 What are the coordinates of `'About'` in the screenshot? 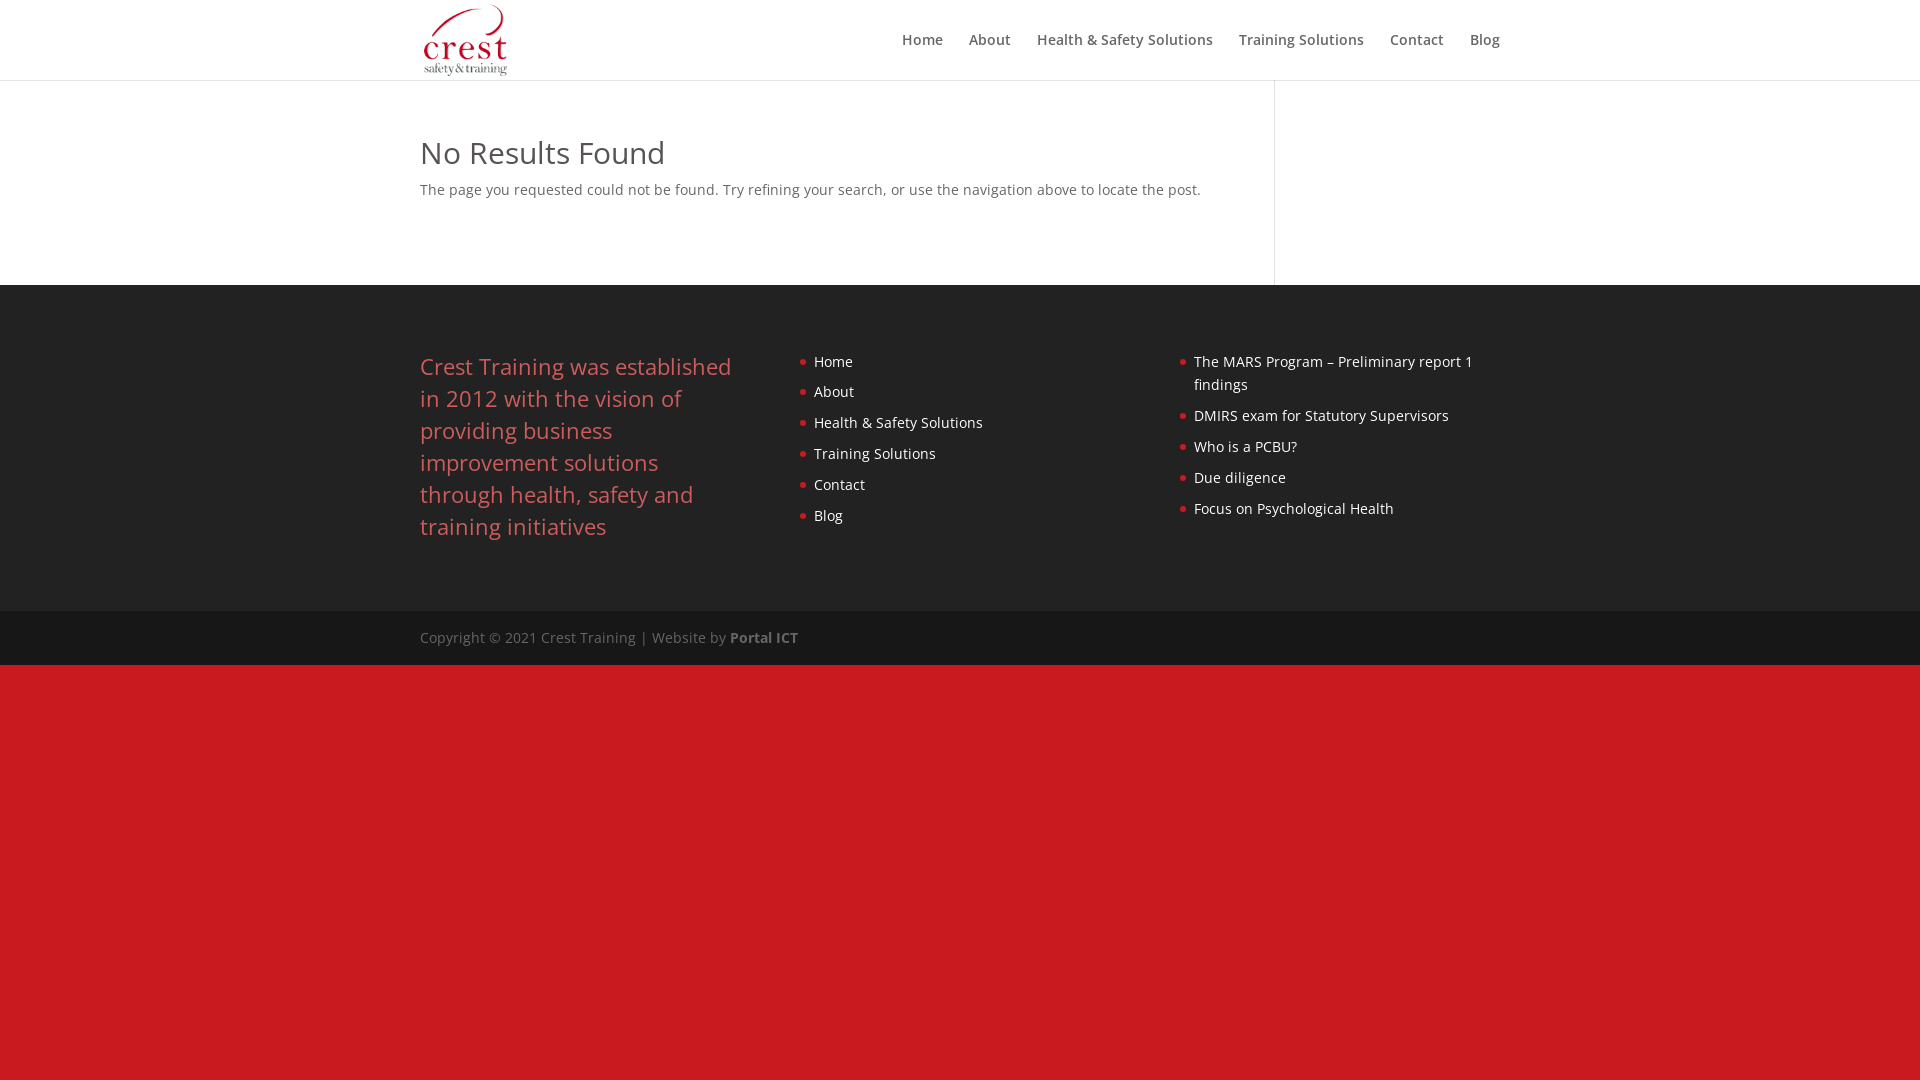 It's located at (834, 391).